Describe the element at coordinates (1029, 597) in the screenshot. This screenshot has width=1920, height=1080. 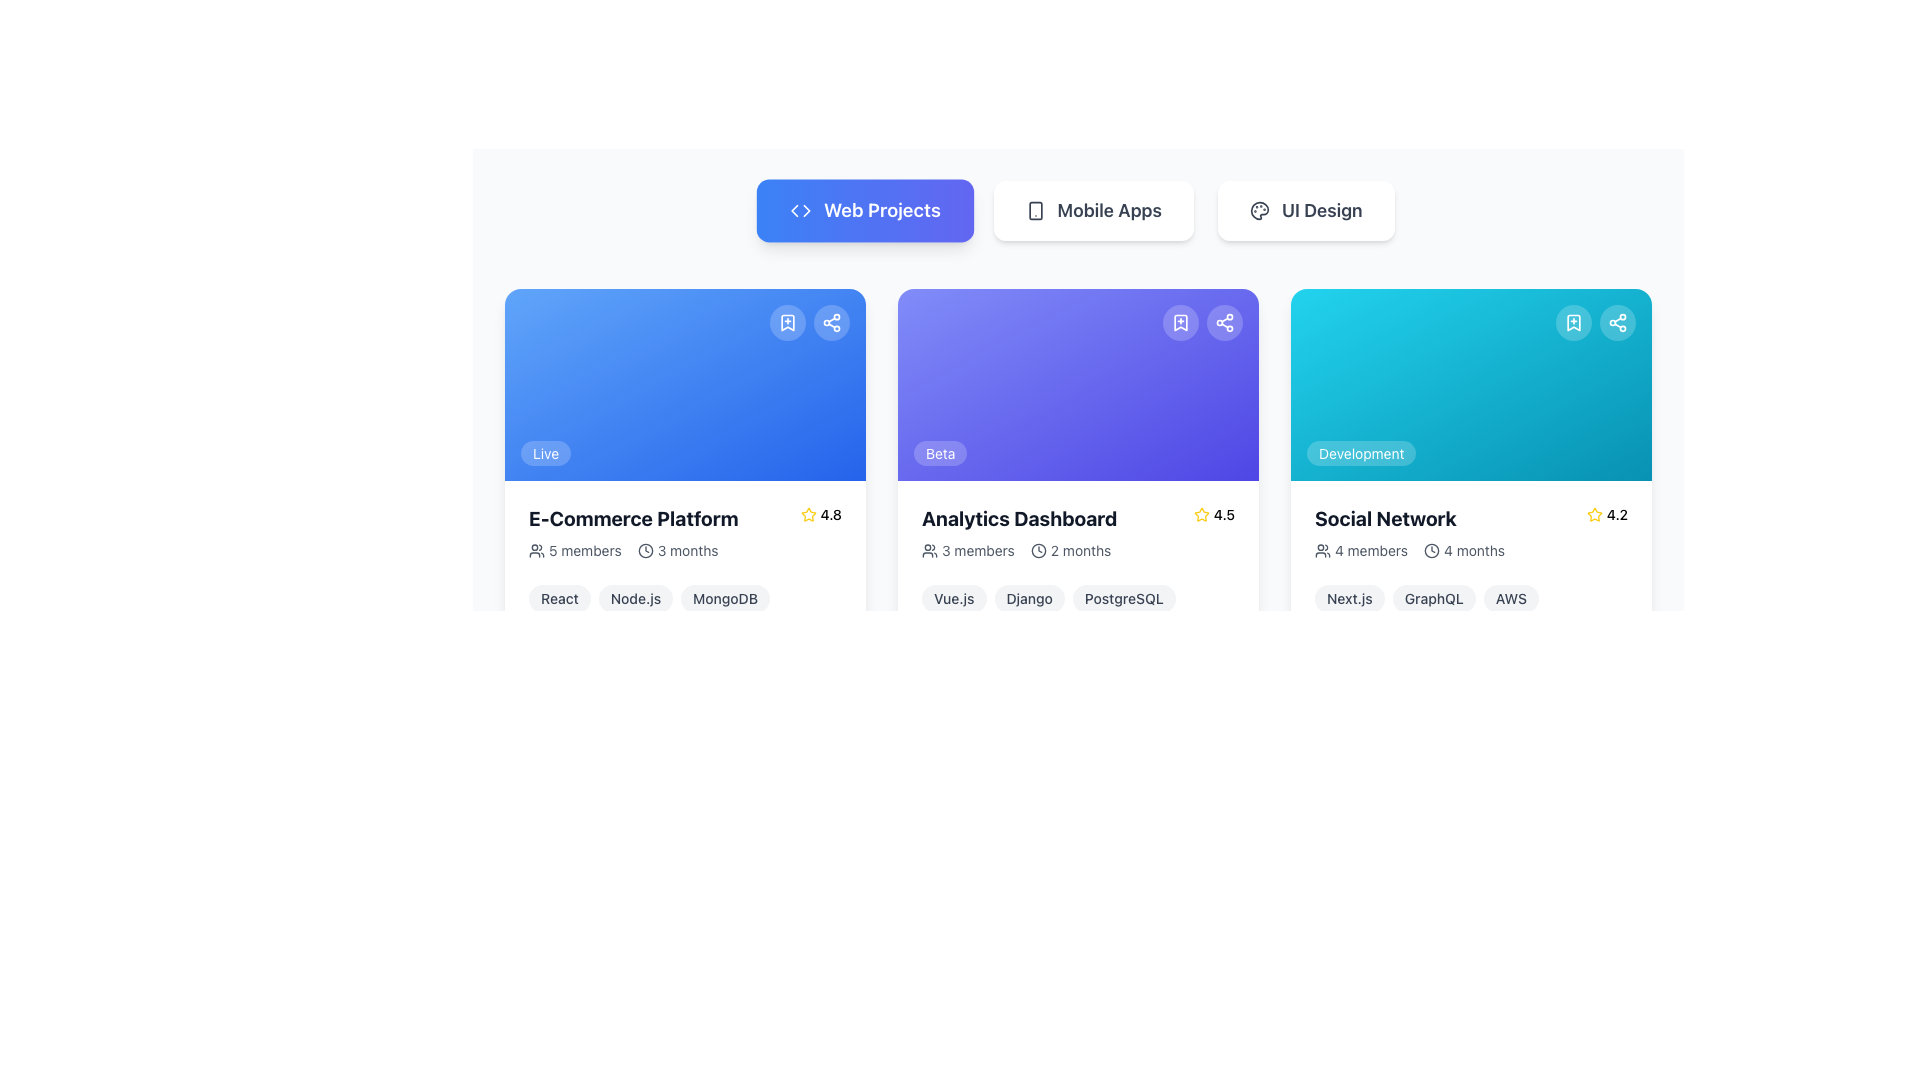
I see `the pill-shaped text label element containing 'Django', which is the second of three similar tags in the horizontal arrangement below the 'Analytics Dashboard' card` at that location.